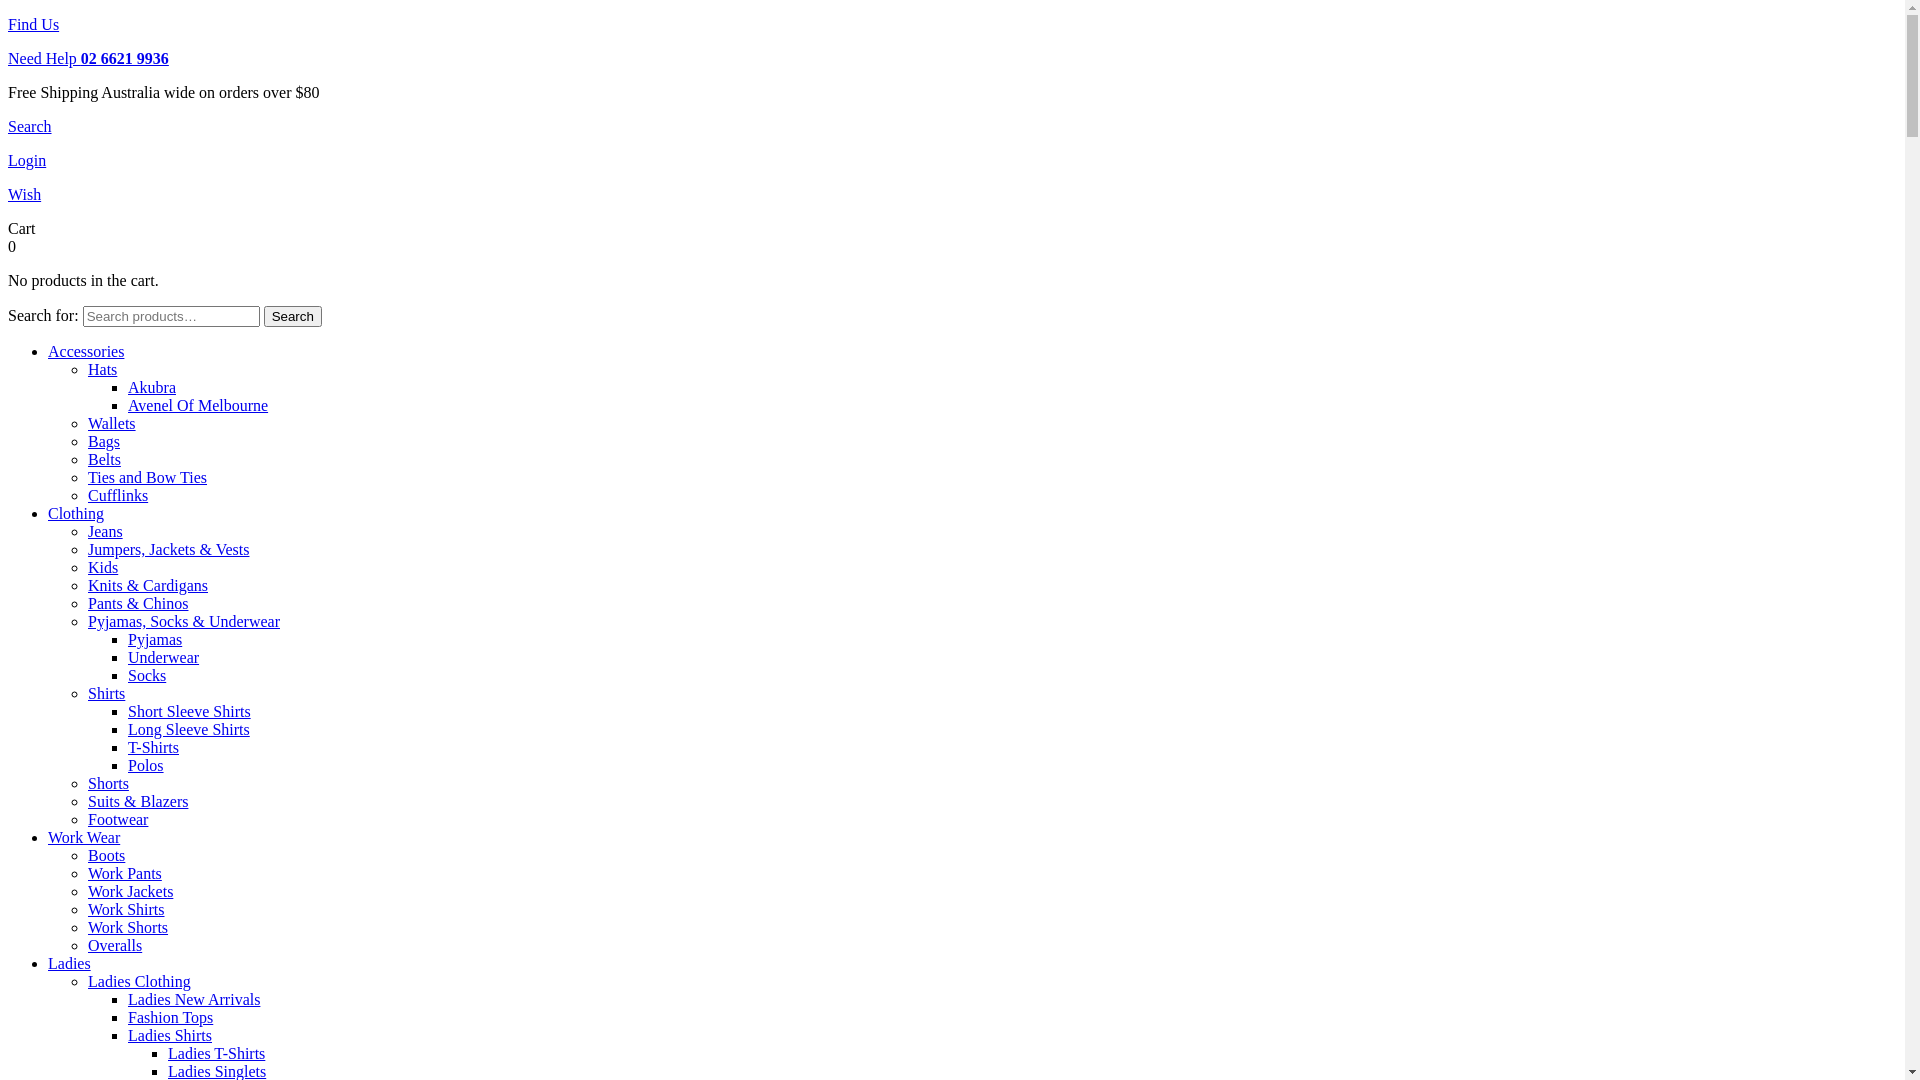 The height and width of the screenshot is (1080, 1920). What do you see at coordinates (163, 657) in the screenshot?
I see `'Underwear'` at bounding box center [163, 657].